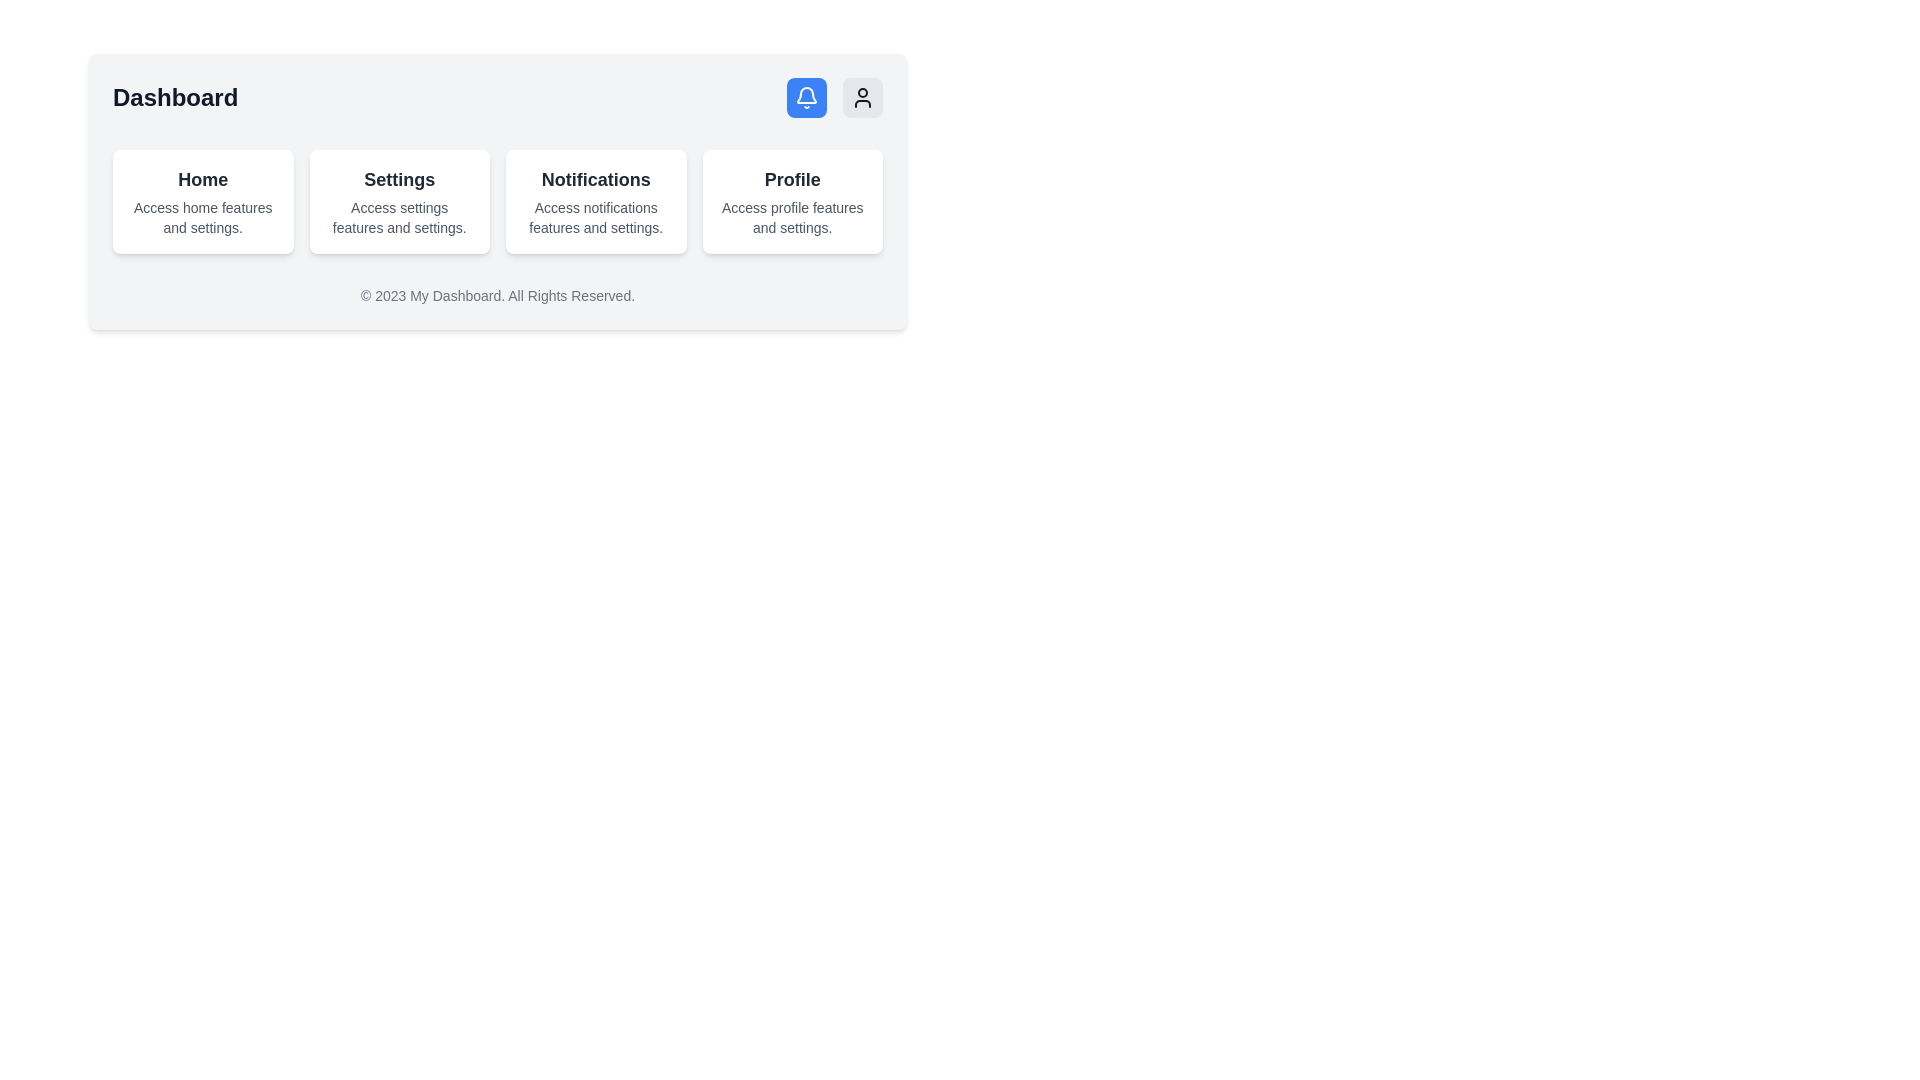 The width and height of the screenshot is (1920, 1080). What do you see at coordinates (498, 296) in the screenshot?
I see `copyright notice text located in the footer of the dashboard, positioned below the main content and directly under the 'Home', 'Settings', 'Notifications', and 'Profile' cards` at bounding box center [498, 296].